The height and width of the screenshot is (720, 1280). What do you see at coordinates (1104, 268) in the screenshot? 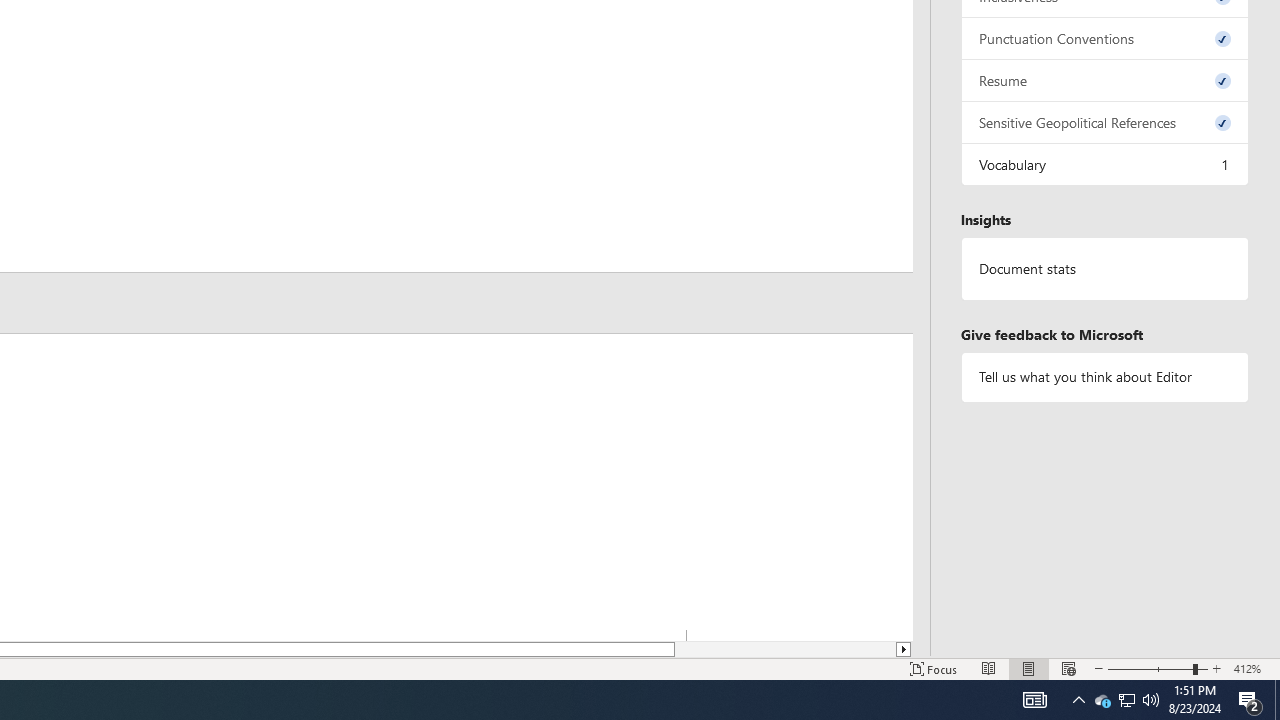
I see `'Document statistics'` at bounding box center [1104, 268].